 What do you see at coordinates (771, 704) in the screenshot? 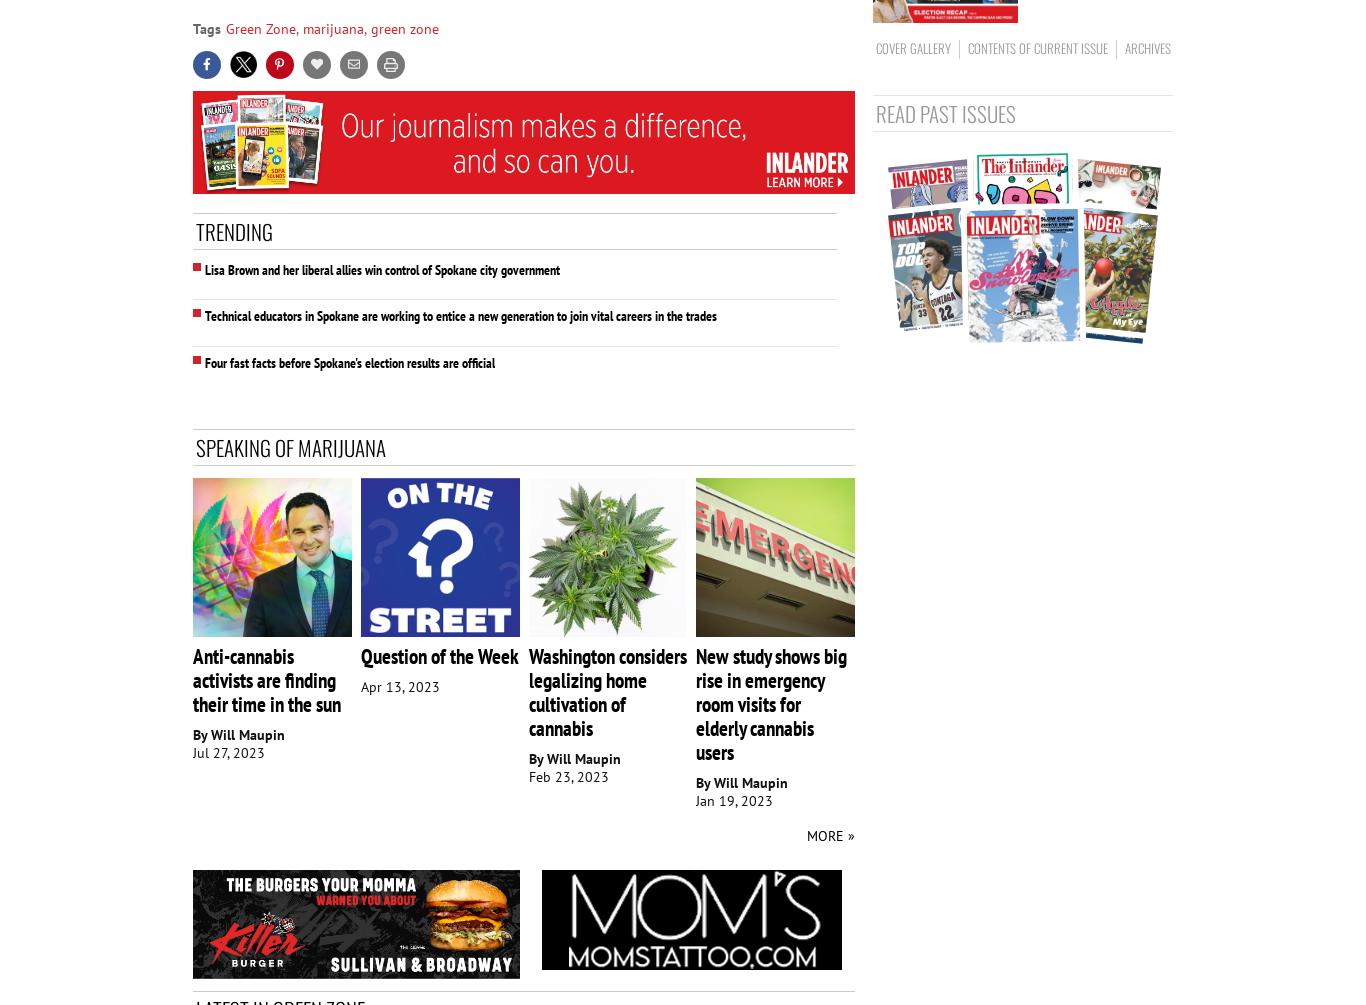
I see `'New study shows big rise in emergency room visits for elderly cannabis users'` at bounding box center [771, 704].